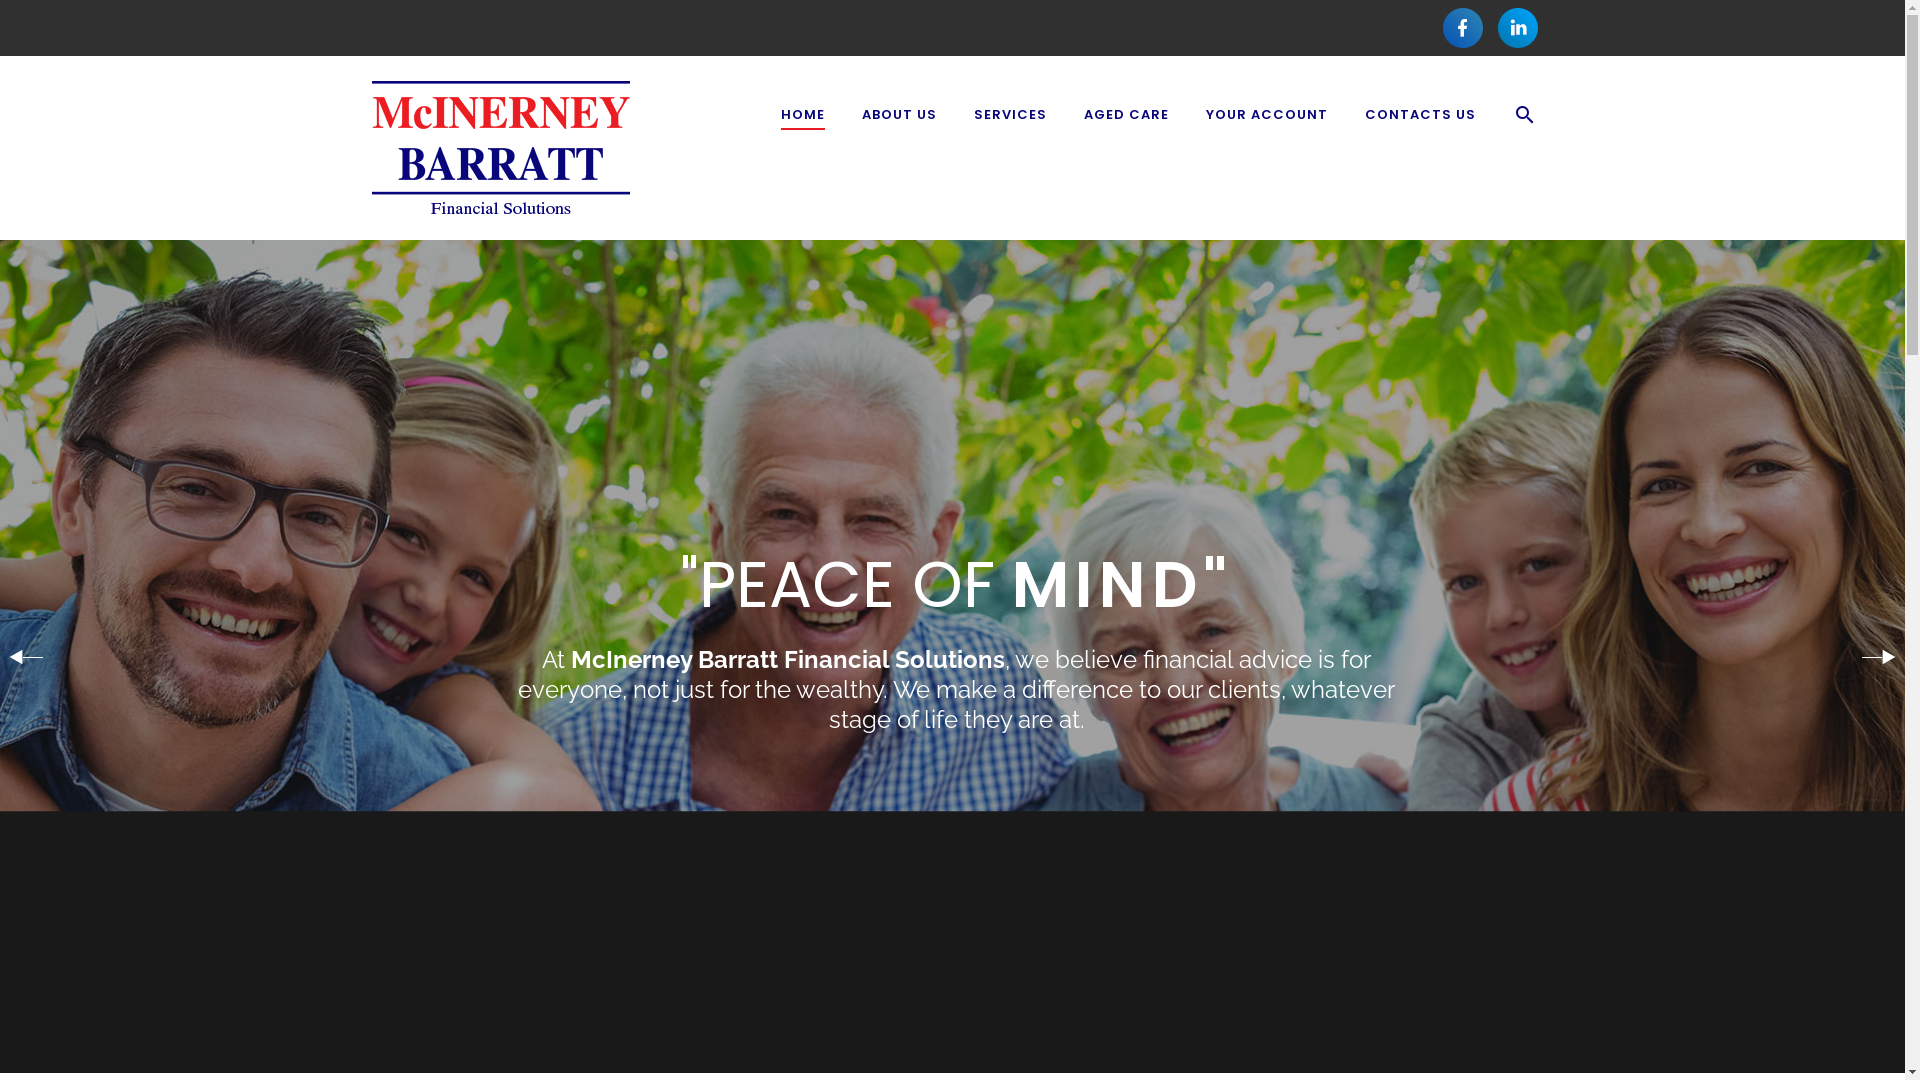 Image resolution: width=1920 pixels, height=1080 pixels. I want to click on 'AGED CARE', so click(1126, 115).